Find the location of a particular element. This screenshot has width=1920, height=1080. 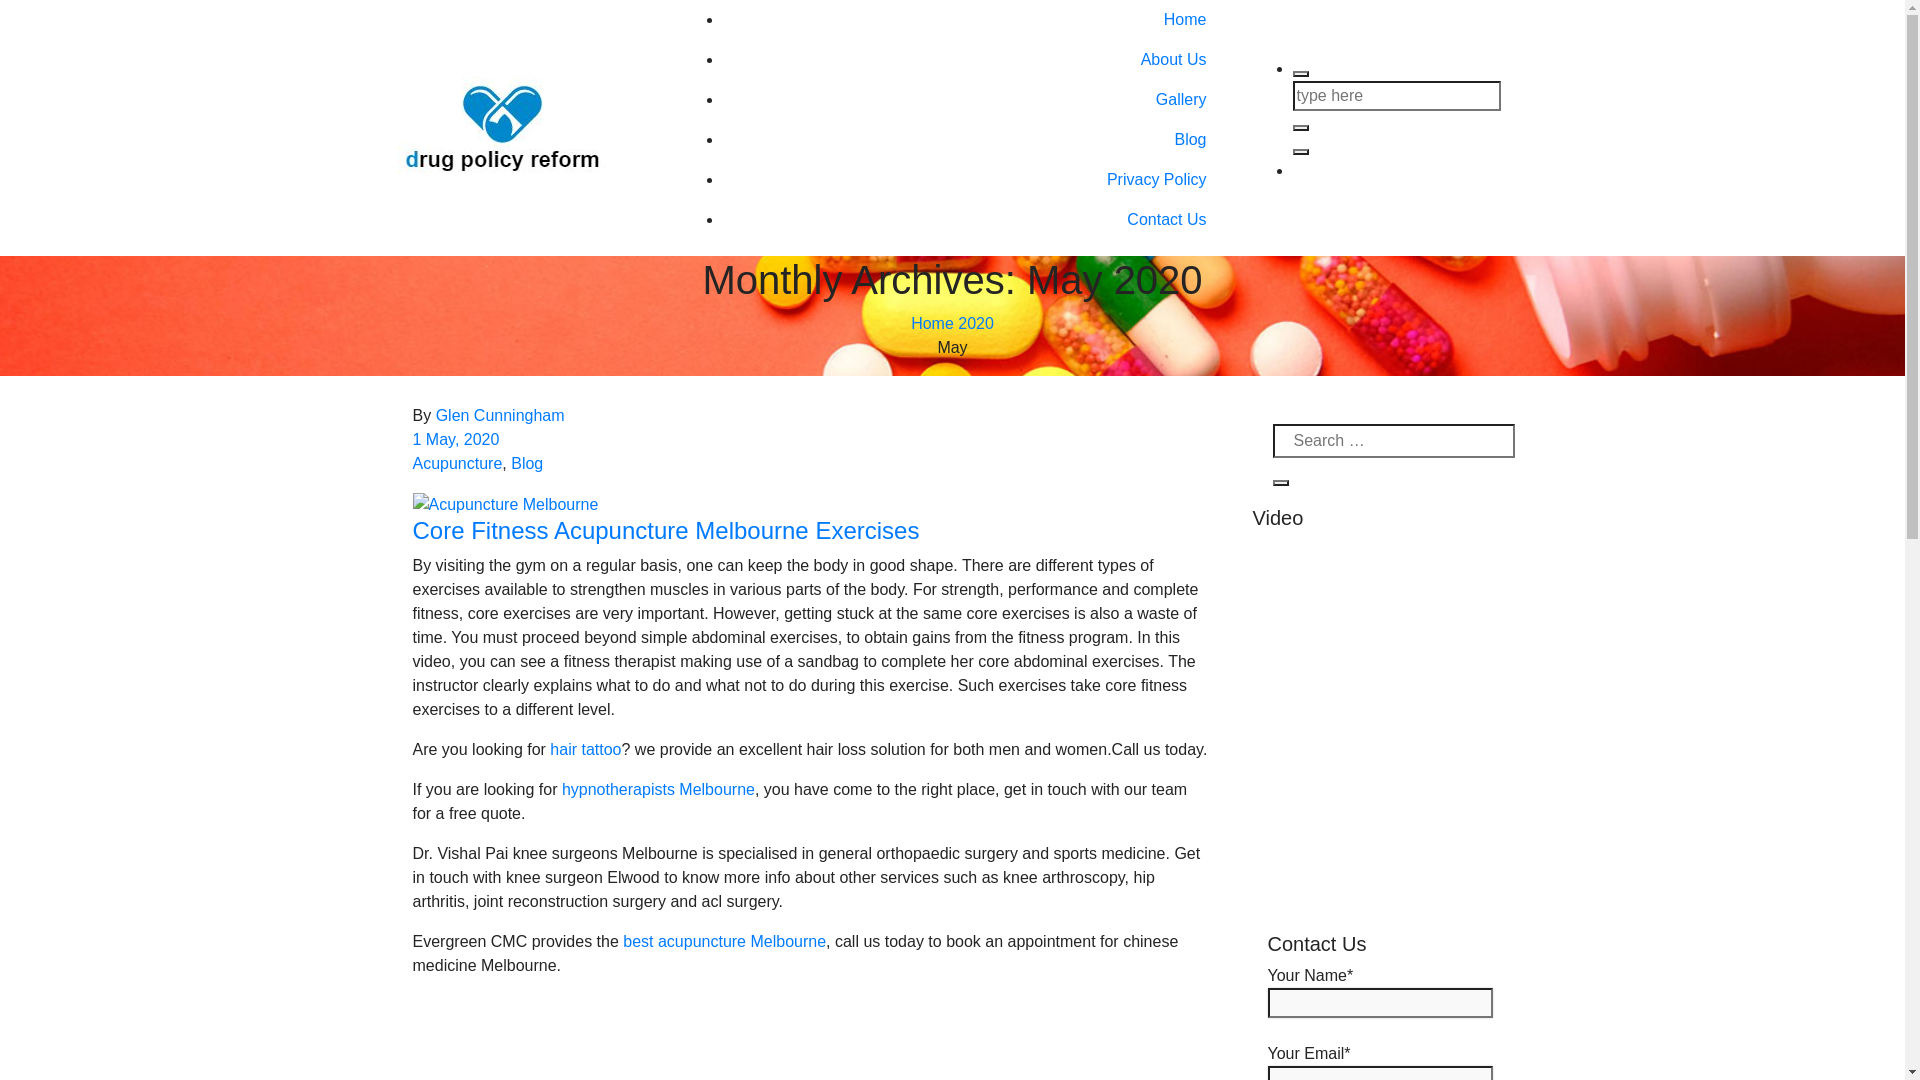

'2020' is located at coordinates (957, 322).